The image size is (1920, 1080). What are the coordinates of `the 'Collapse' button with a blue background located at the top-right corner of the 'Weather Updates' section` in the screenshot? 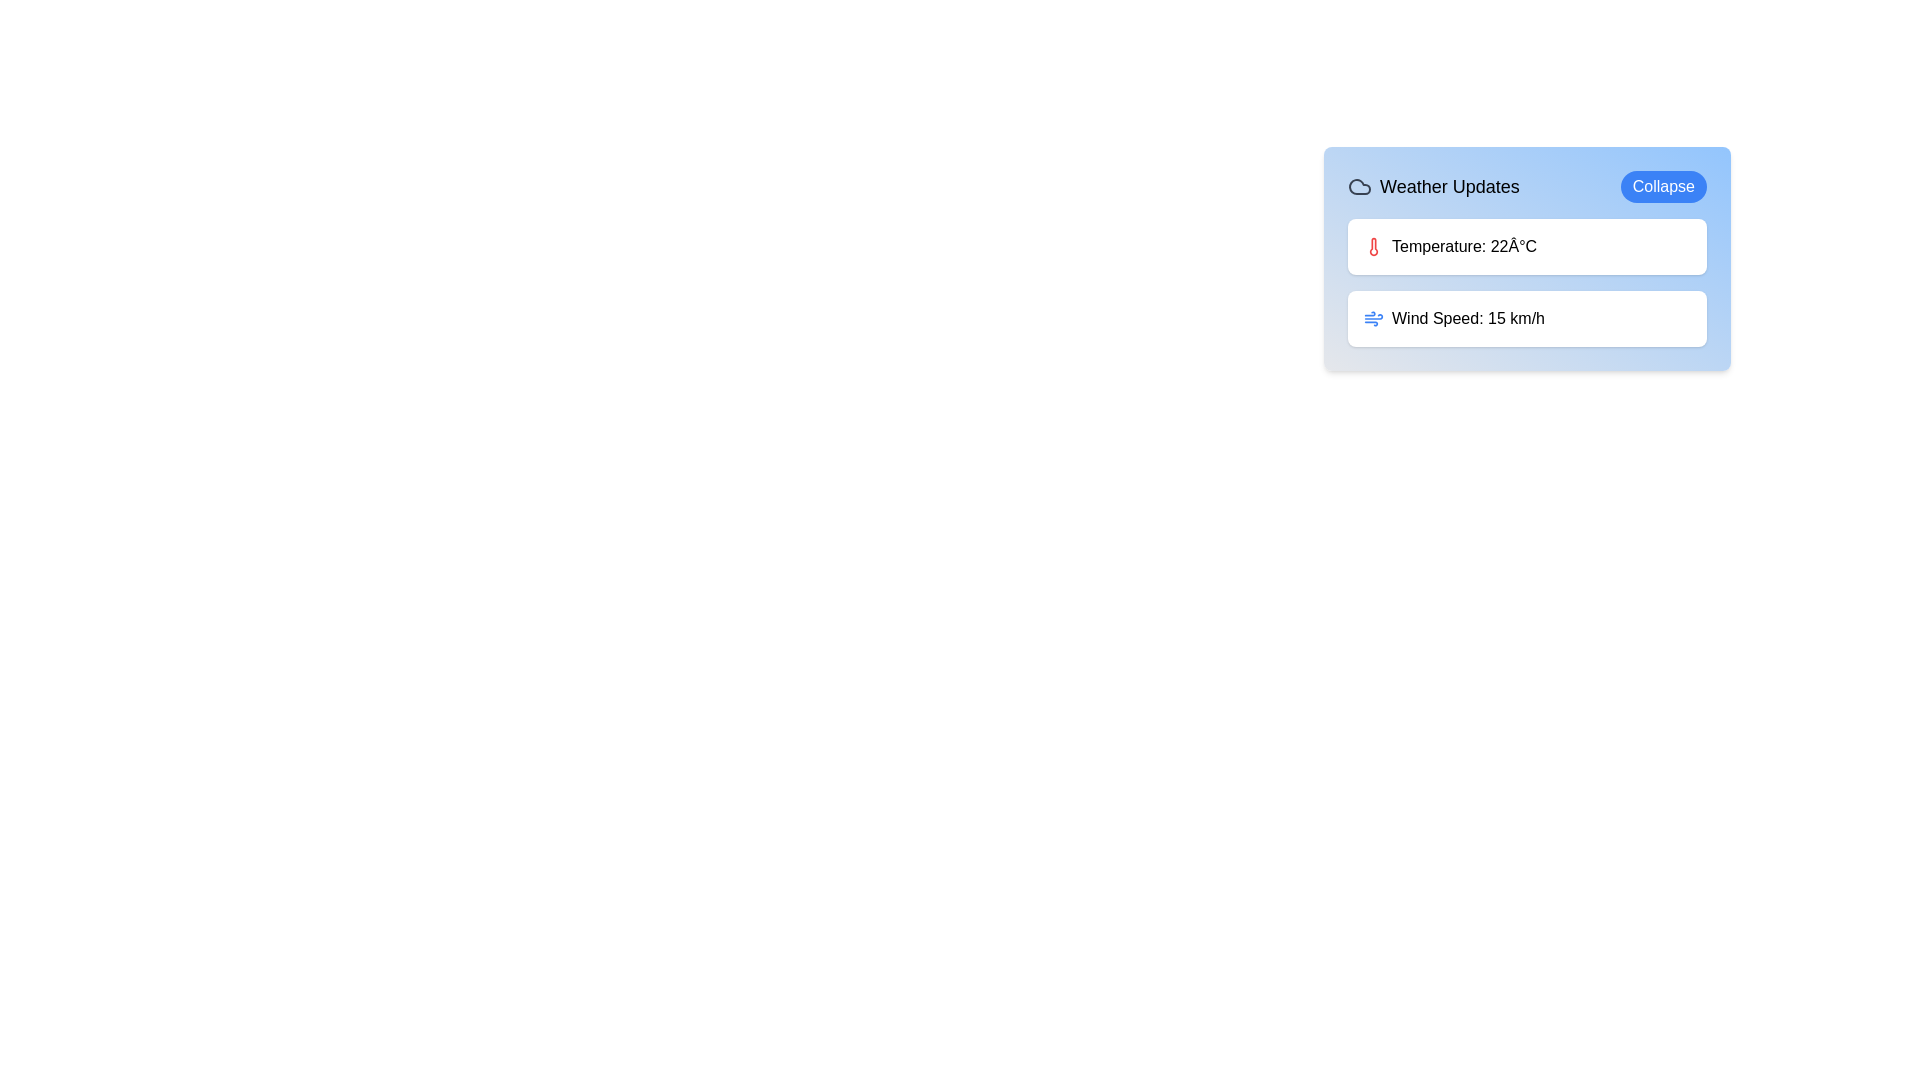 It's located at (1663, 186).